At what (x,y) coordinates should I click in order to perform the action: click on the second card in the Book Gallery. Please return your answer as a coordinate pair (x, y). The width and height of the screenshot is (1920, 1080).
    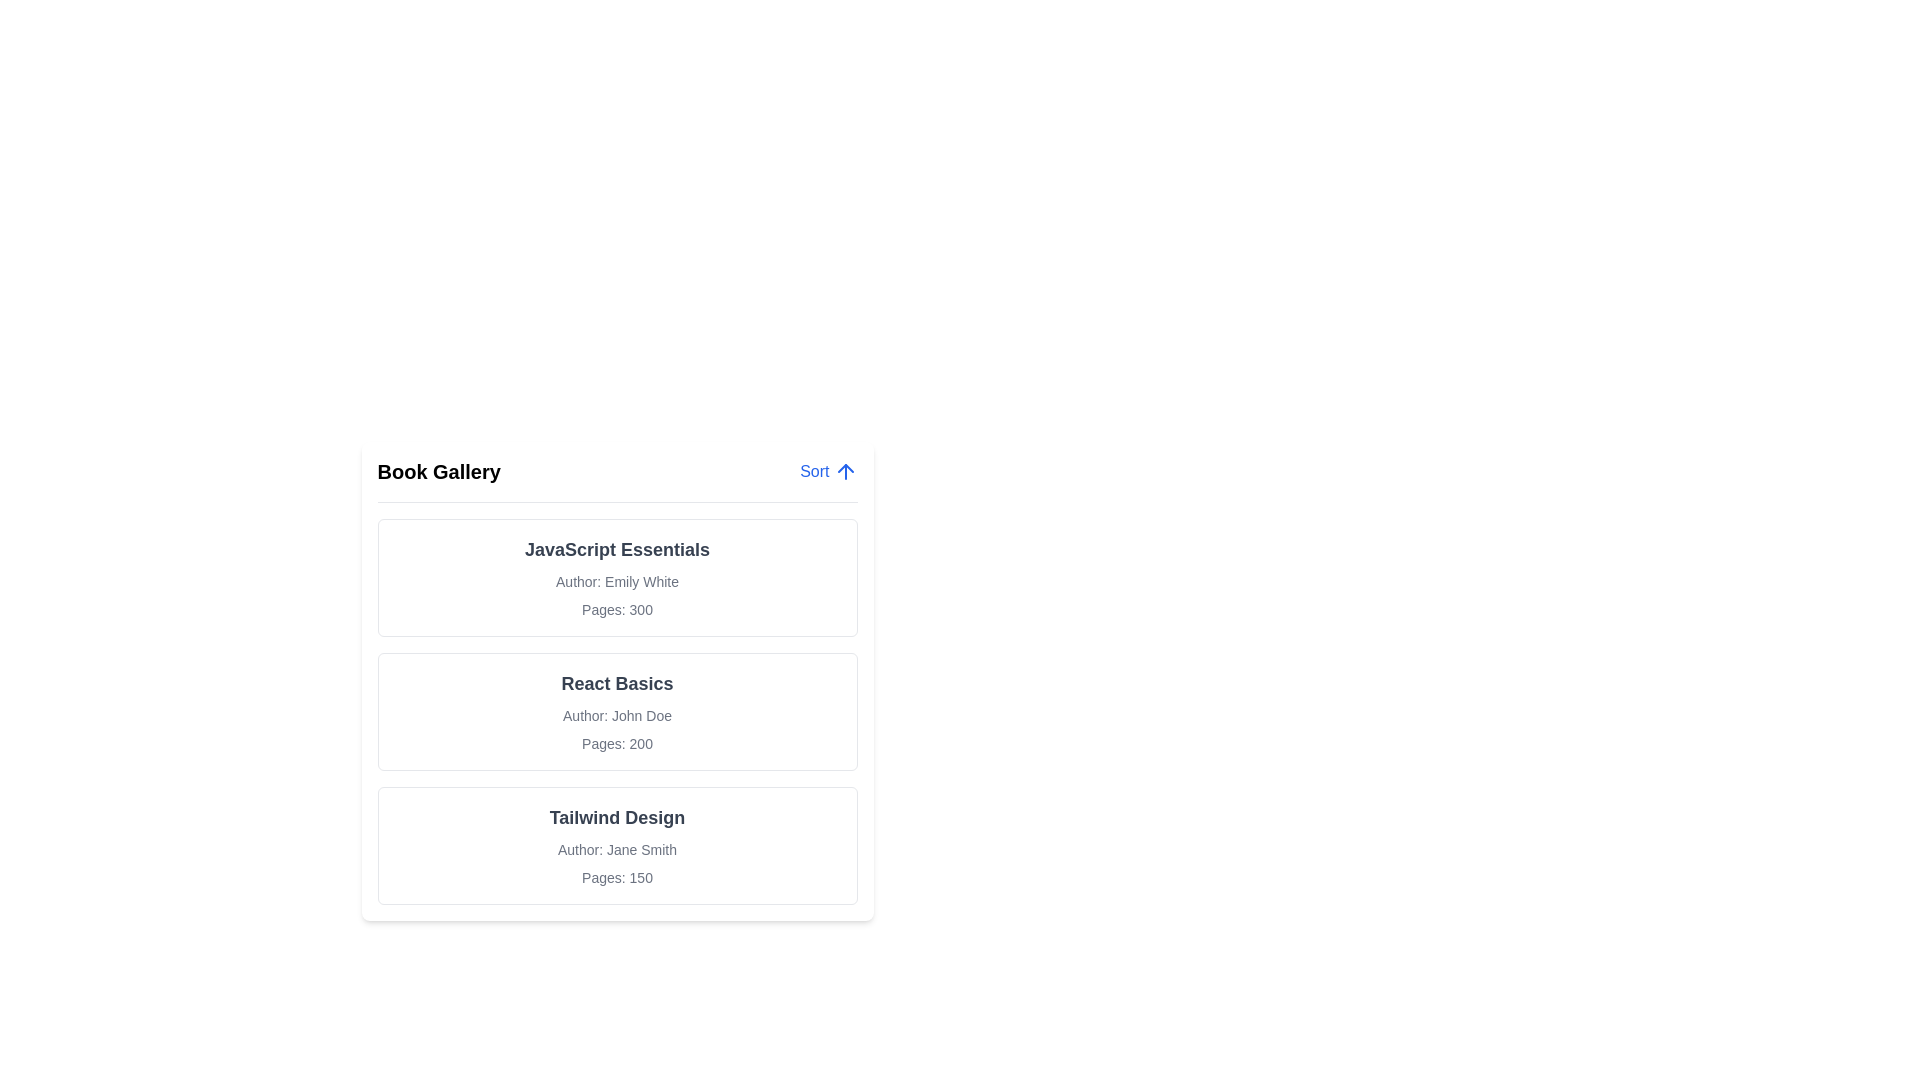
    Looking at the image, I should click on (616, 711).